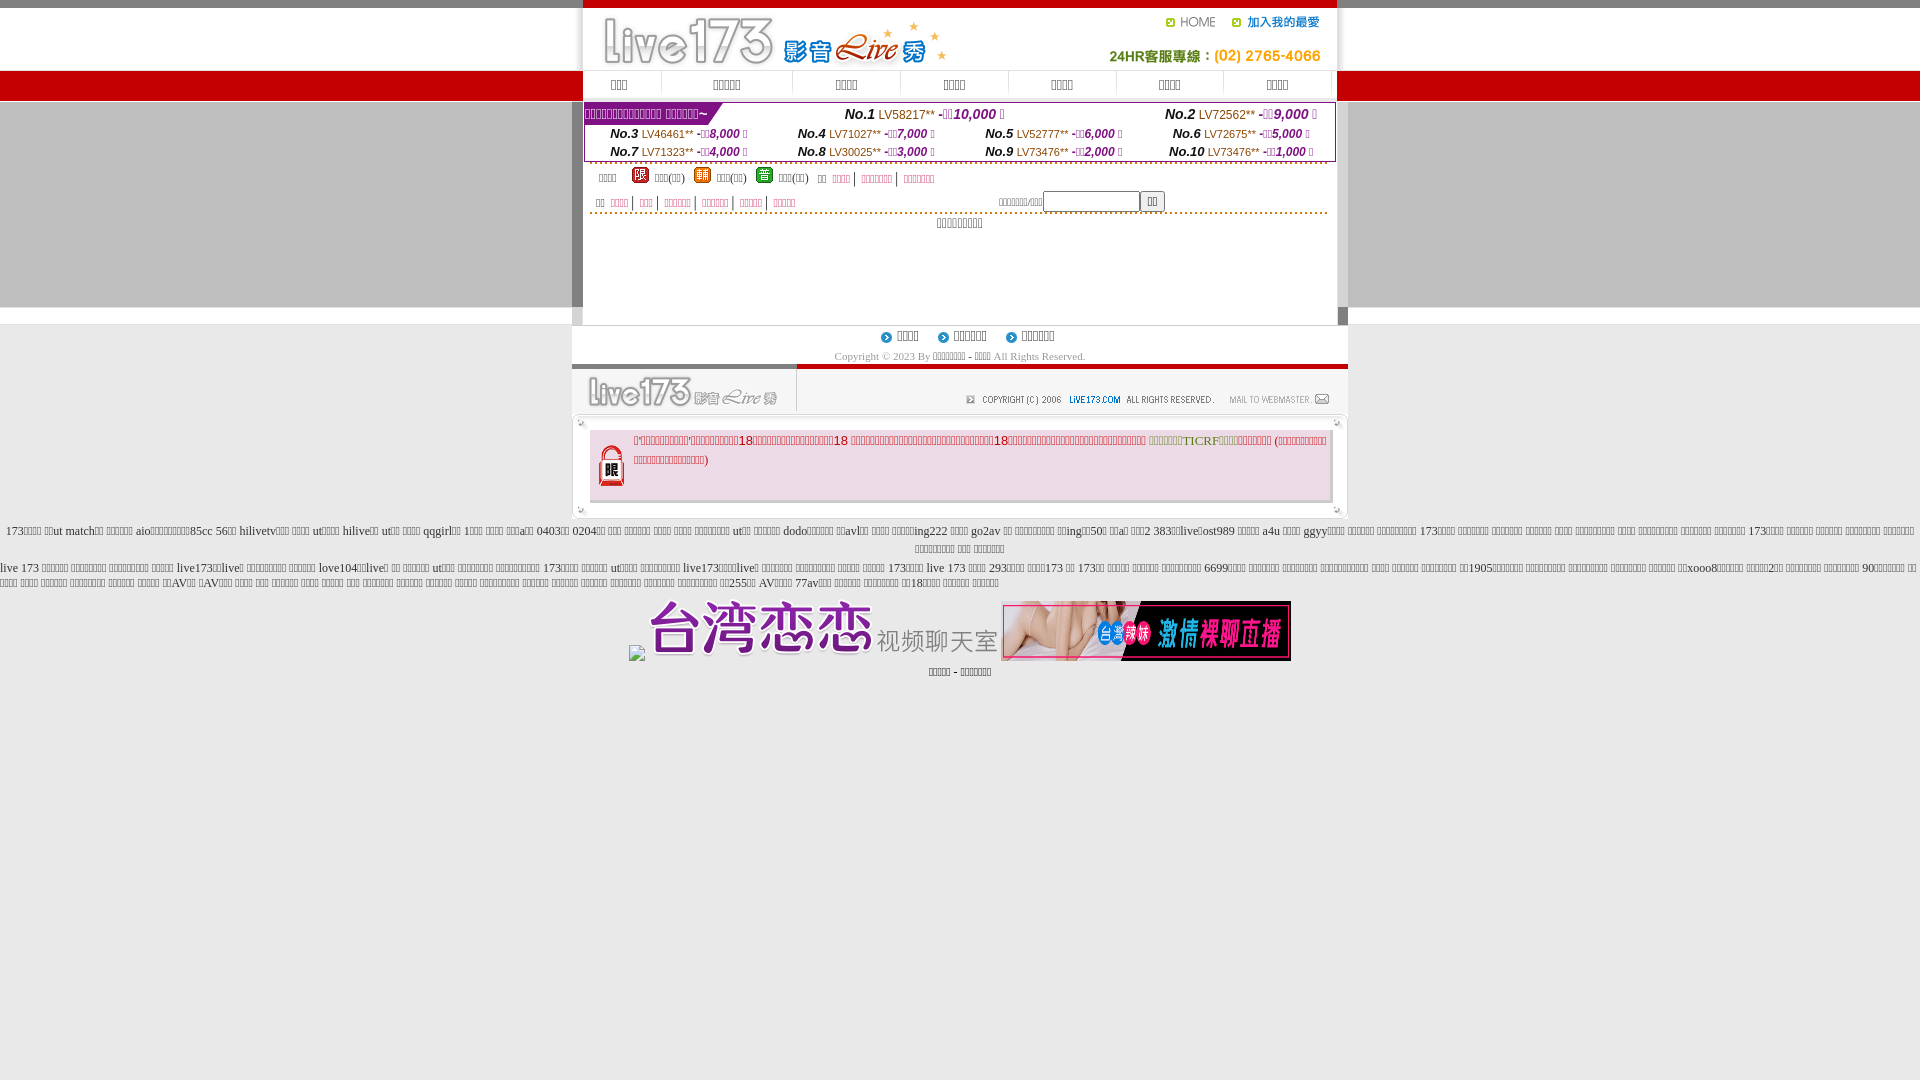  Describe the element at coordinates (0, 567) in the screenshot. I see `'live 173'` at that location.